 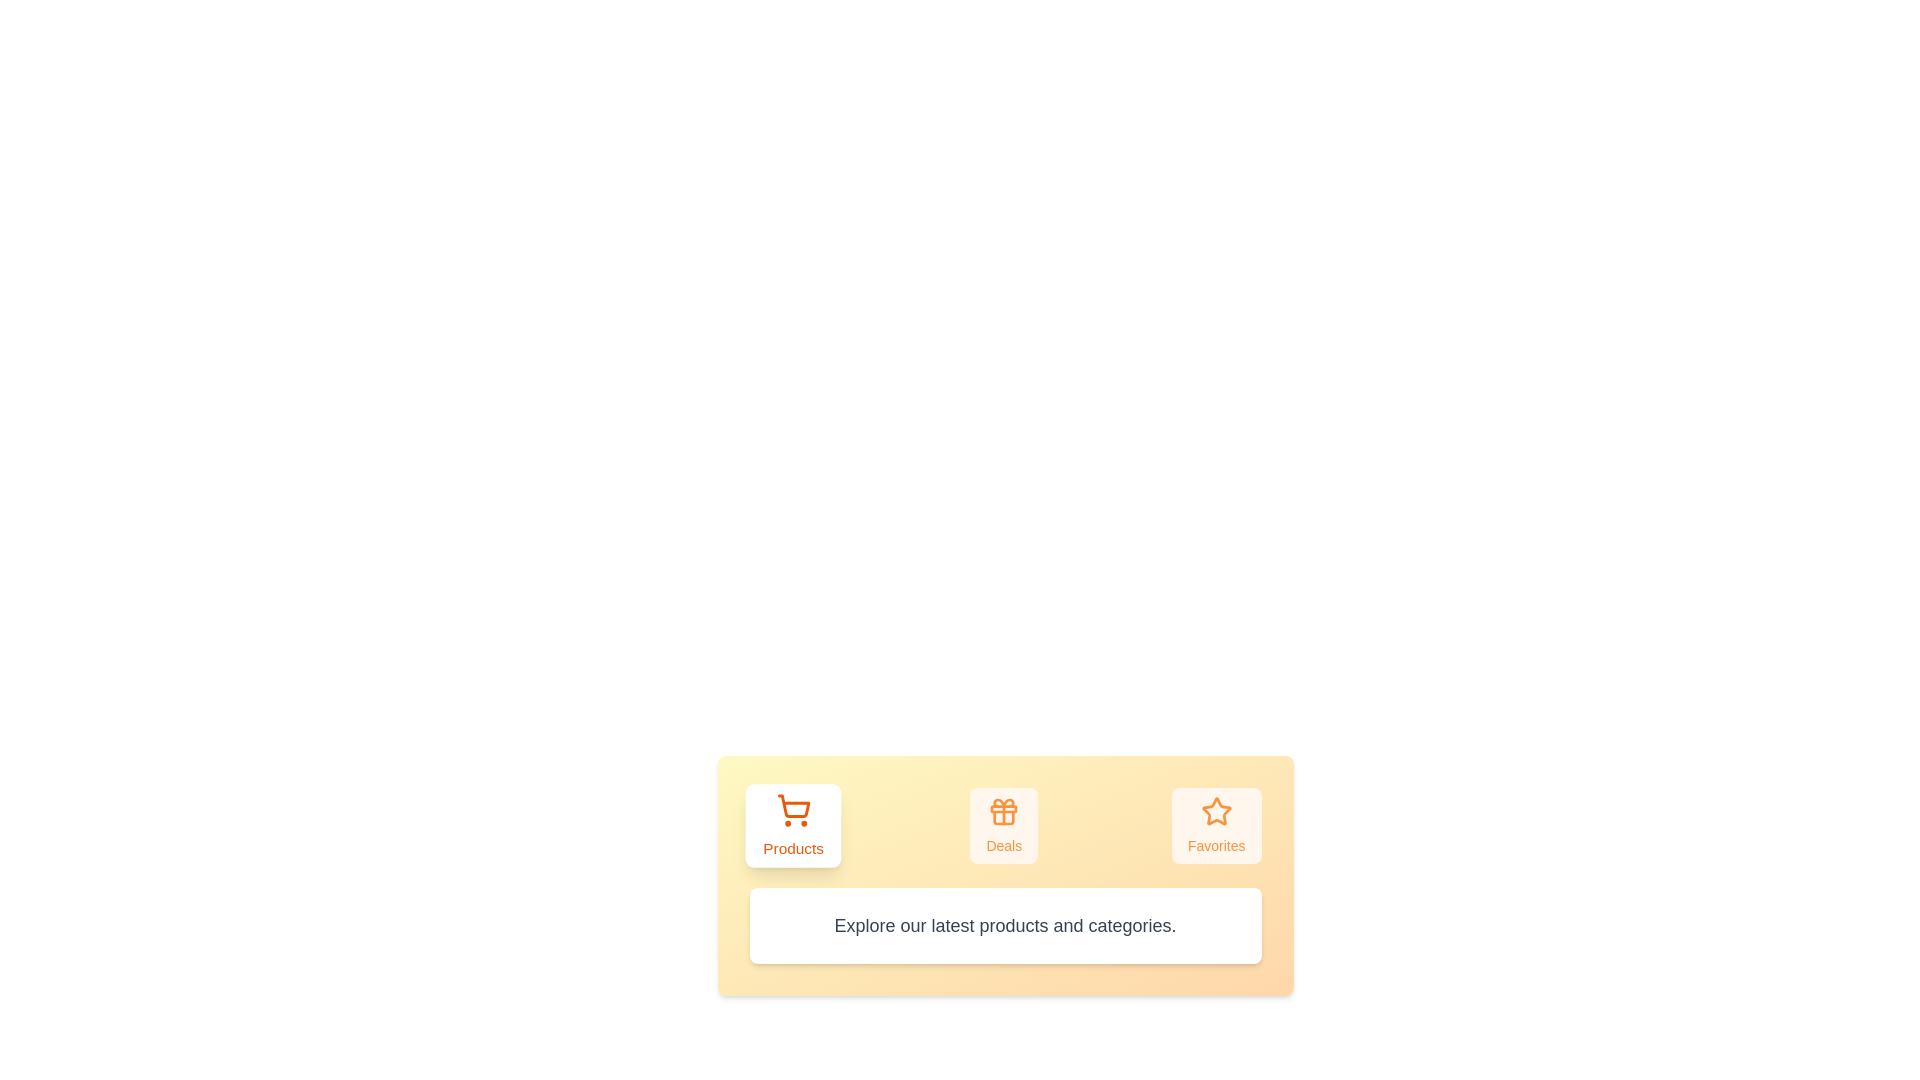 What do you see at coordinates (1215, 825) in the screenshot?
I see `the Favorites tab by clicking on its button` at bounding box center [1215, 825].